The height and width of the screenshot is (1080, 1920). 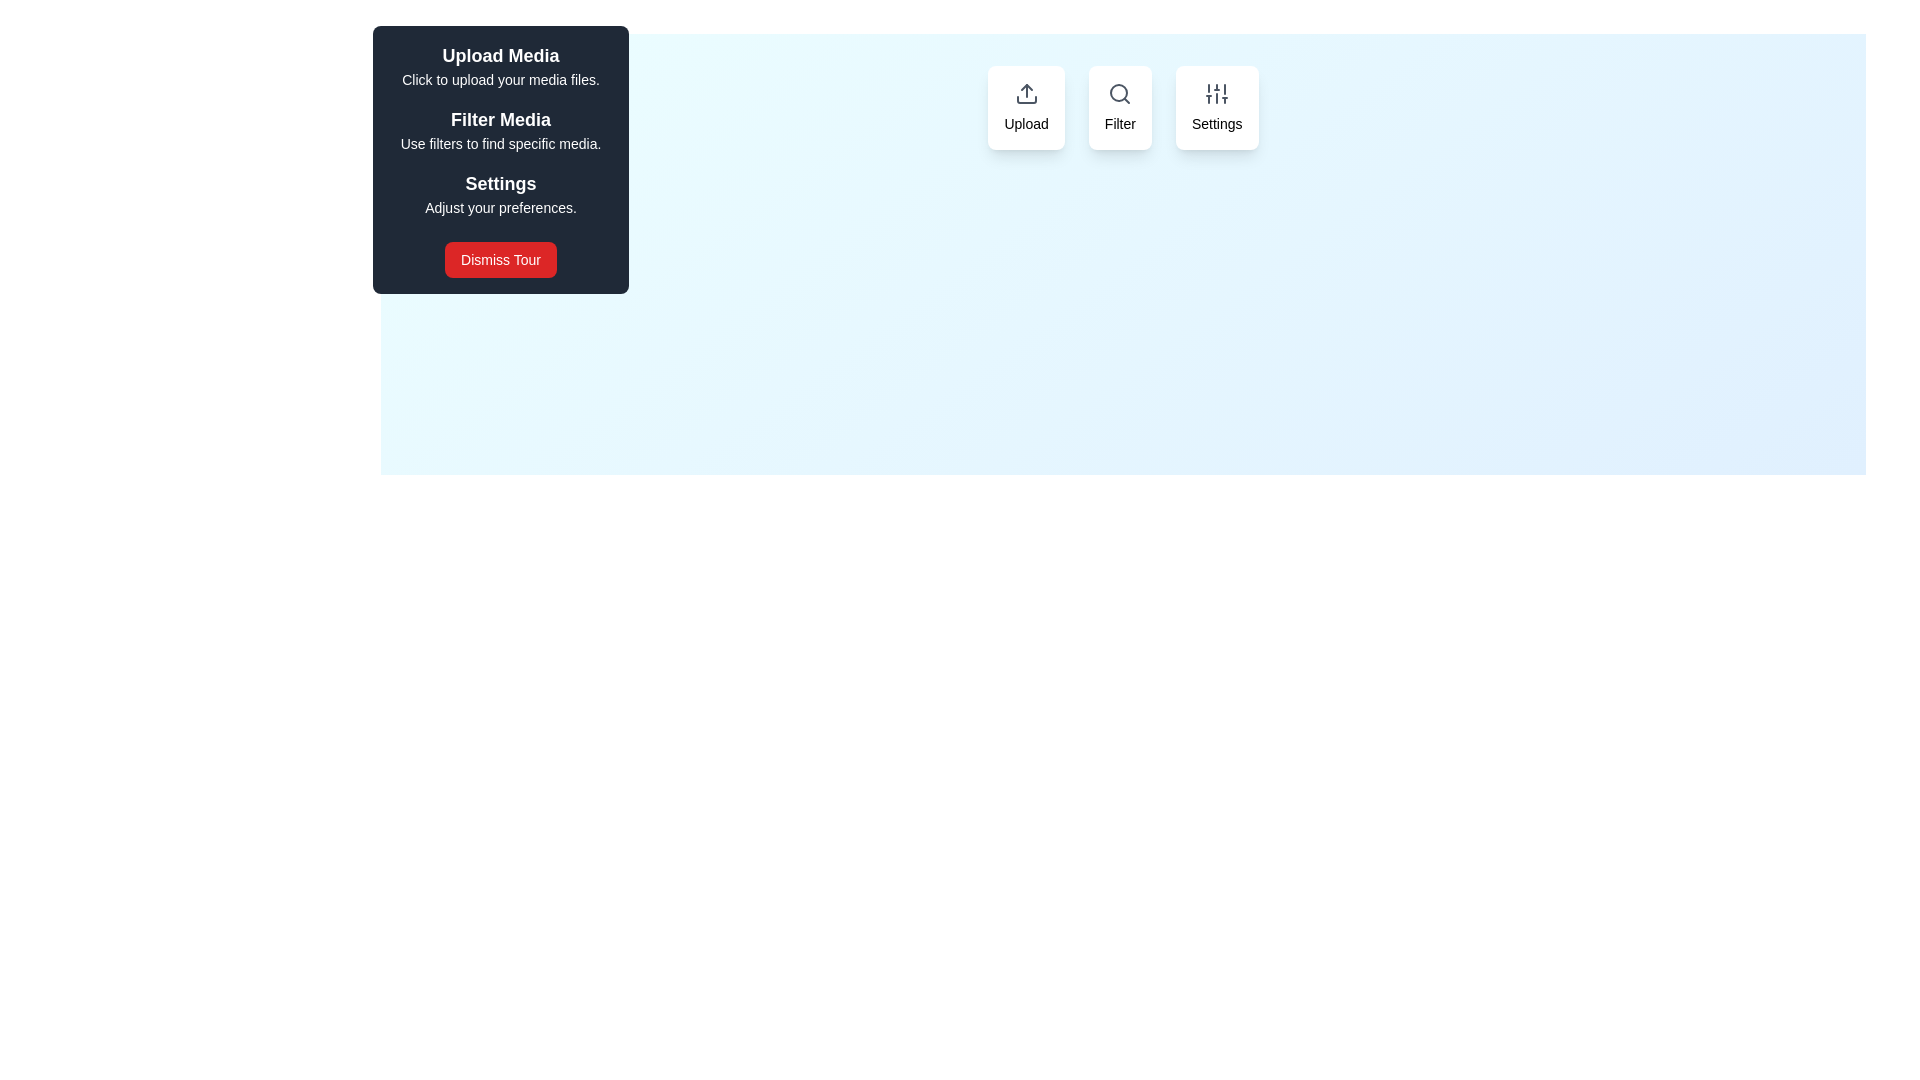 What do you see at coordinates (1123, 108) in the screenshot?
I see `the second button in a horizontal row of three buttons, which activates a filtering functionality` at bounding box center [1123, 108].